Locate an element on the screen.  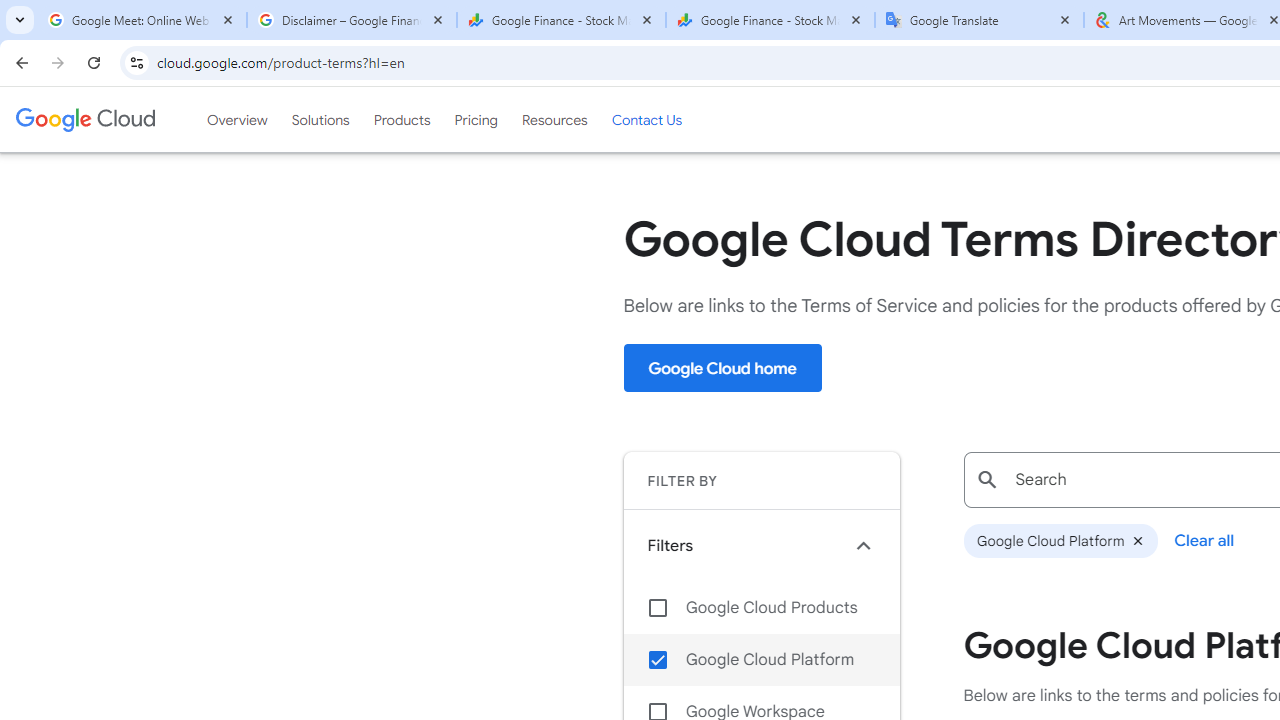
'Solutions' is located at coordinates (320, 119).